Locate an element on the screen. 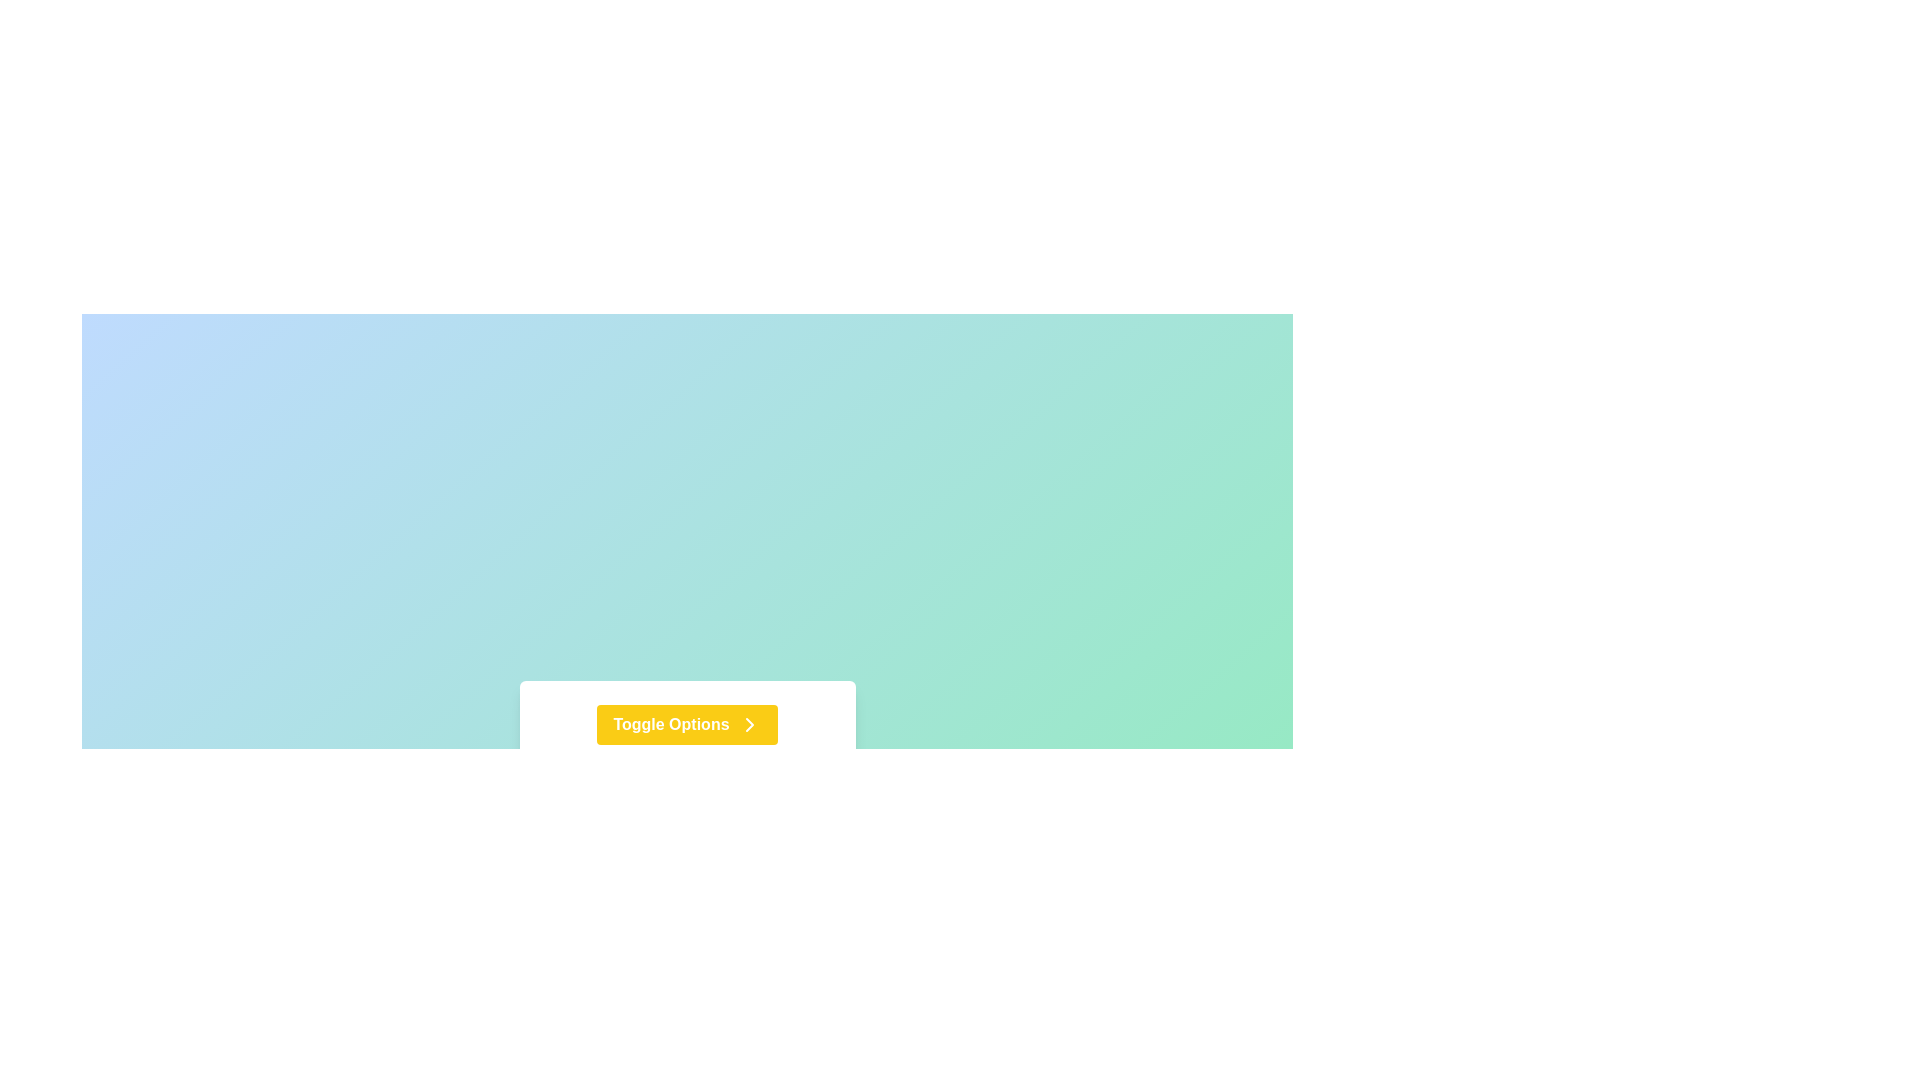  the 'Toggle Options' label, which is styled in bold white font against a yellow background, located within a rounded yellow button is located at coordinates (671, 725).